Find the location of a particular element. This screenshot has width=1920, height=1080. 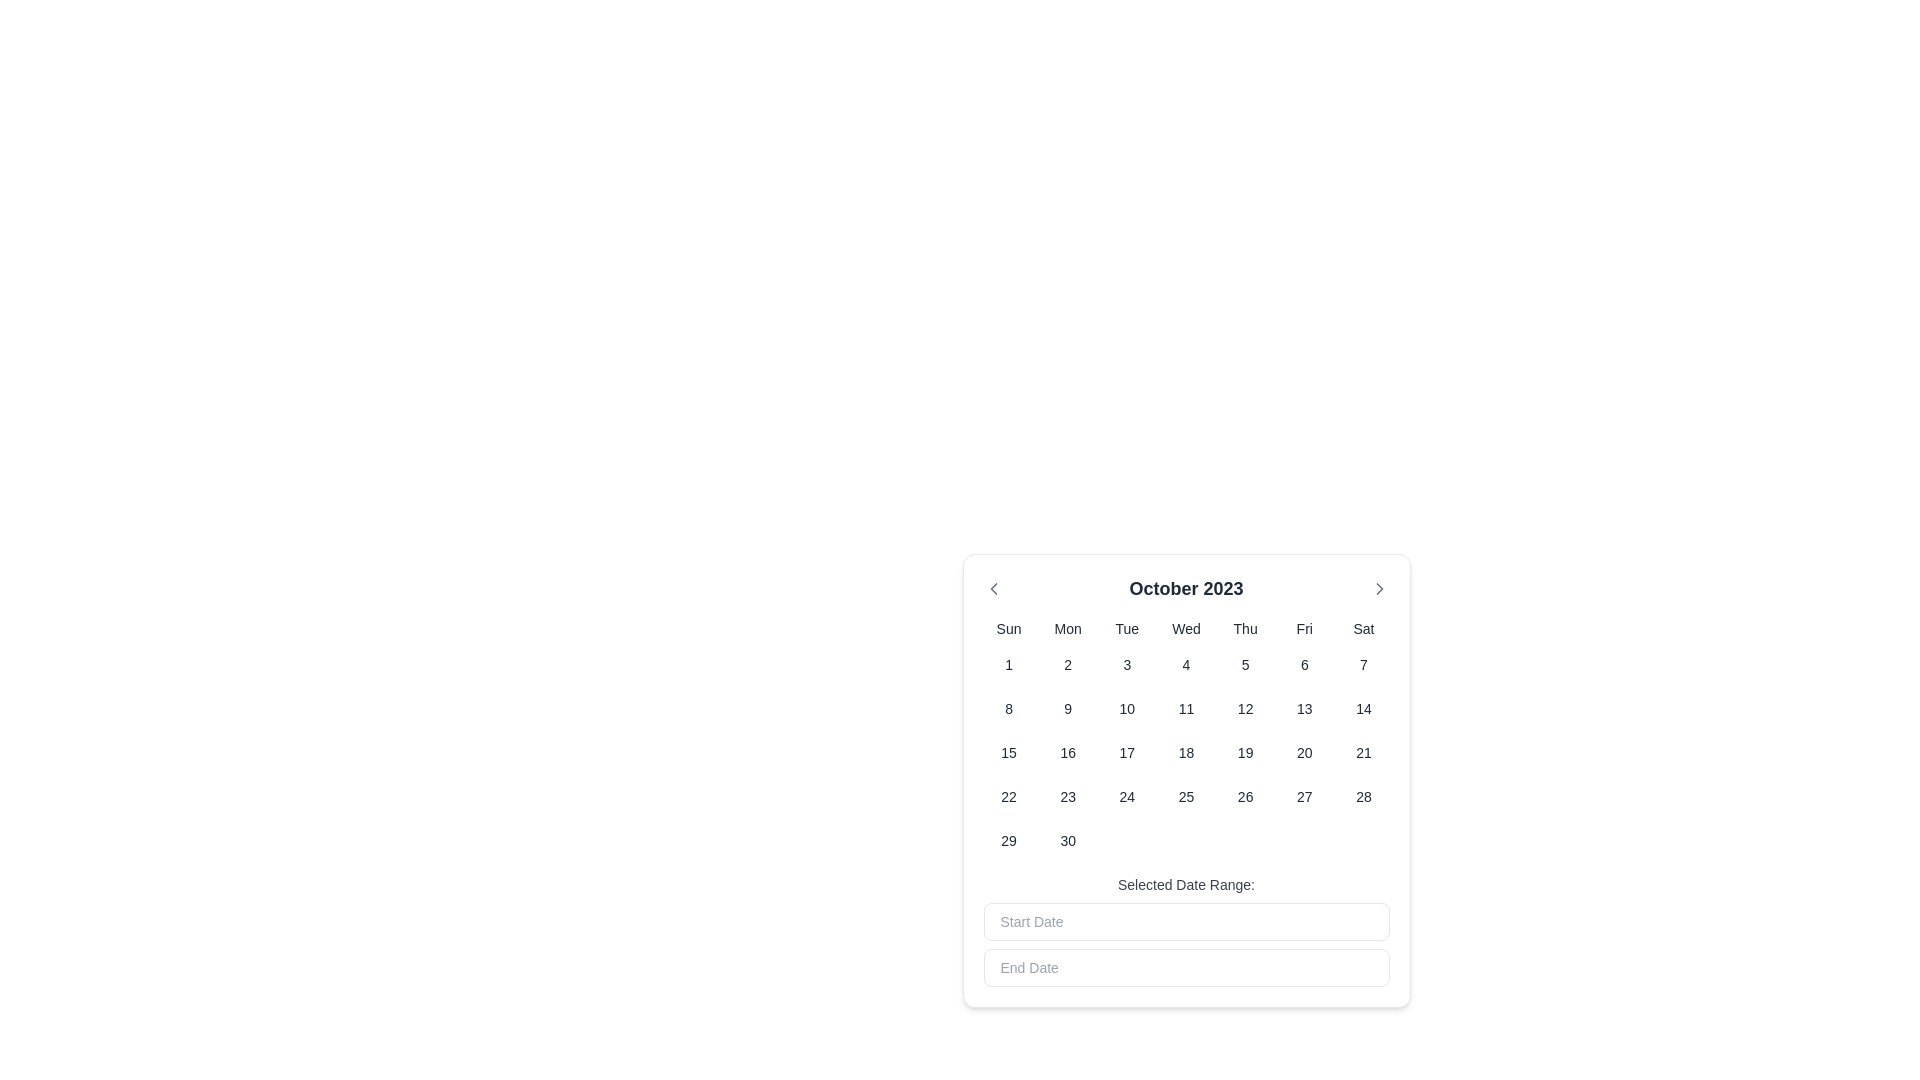

the button representing the 29th day of the calendar month is located at coordinates (1009, 840).